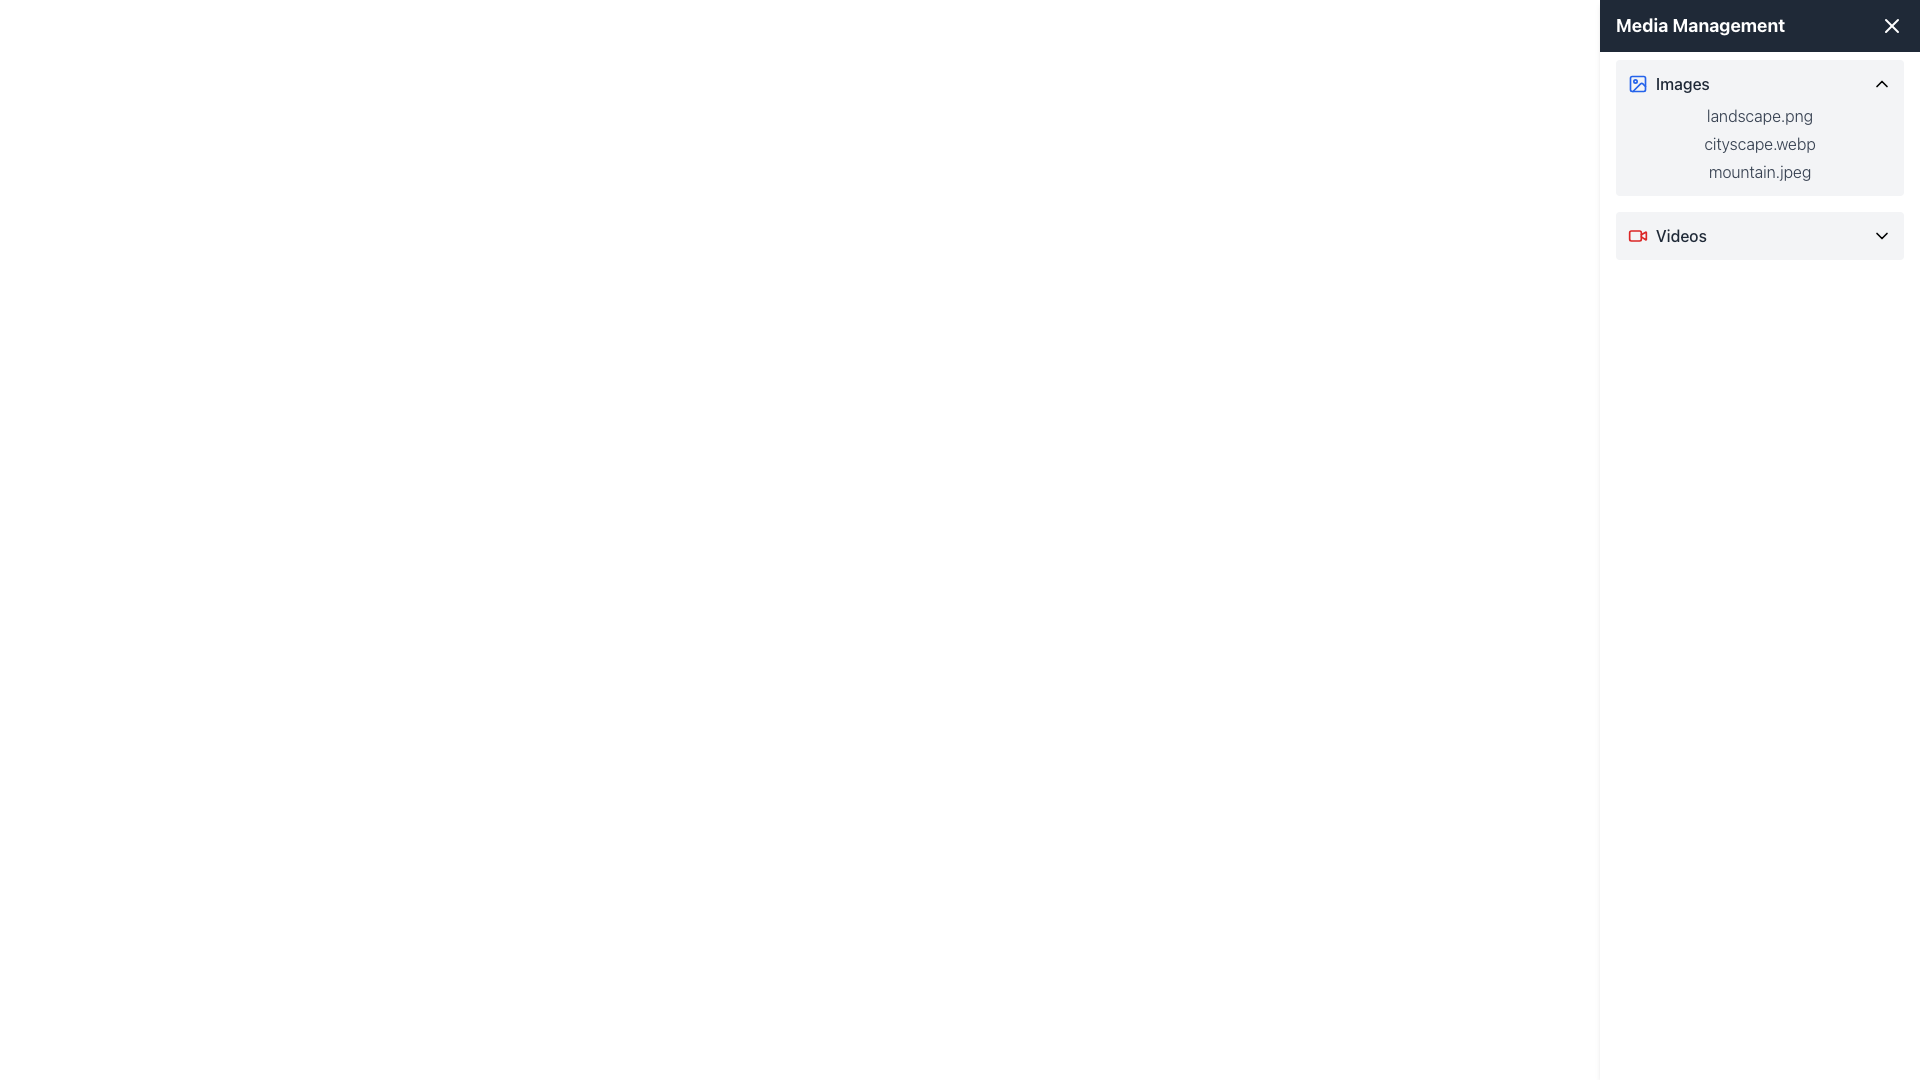 The image size is (1920, 1080). What do you see at coordinates (1637, 83) in the screenshot?
I see `the icon representing the 'Images' section in the Media Management panel, located to the left of the text label 'Images'` at bounding box center [1637, 83].